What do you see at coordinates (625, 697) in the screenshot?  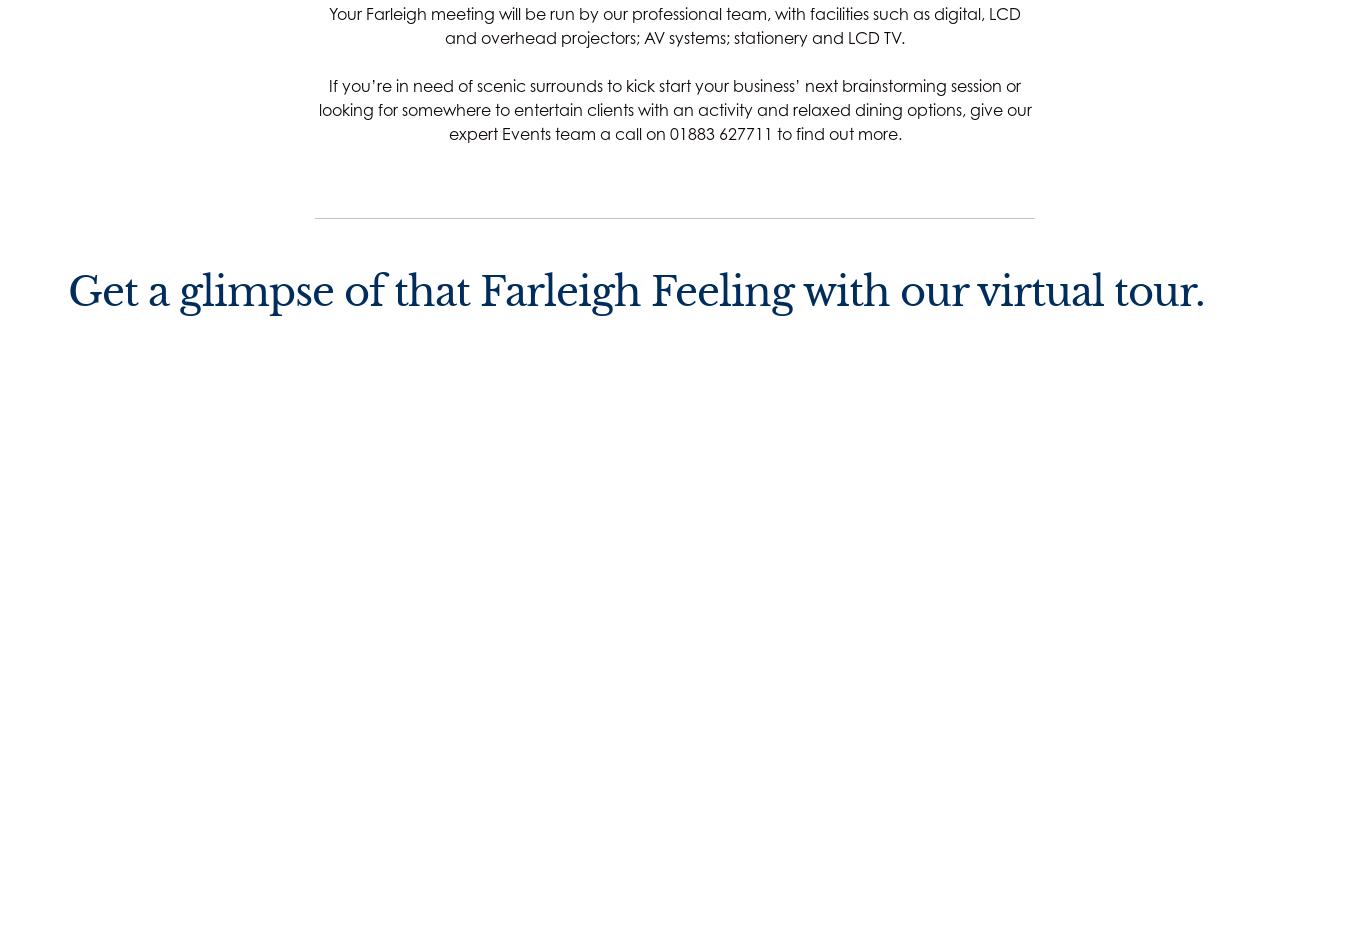 I see `'Join'` at bounding box center [625, 697].